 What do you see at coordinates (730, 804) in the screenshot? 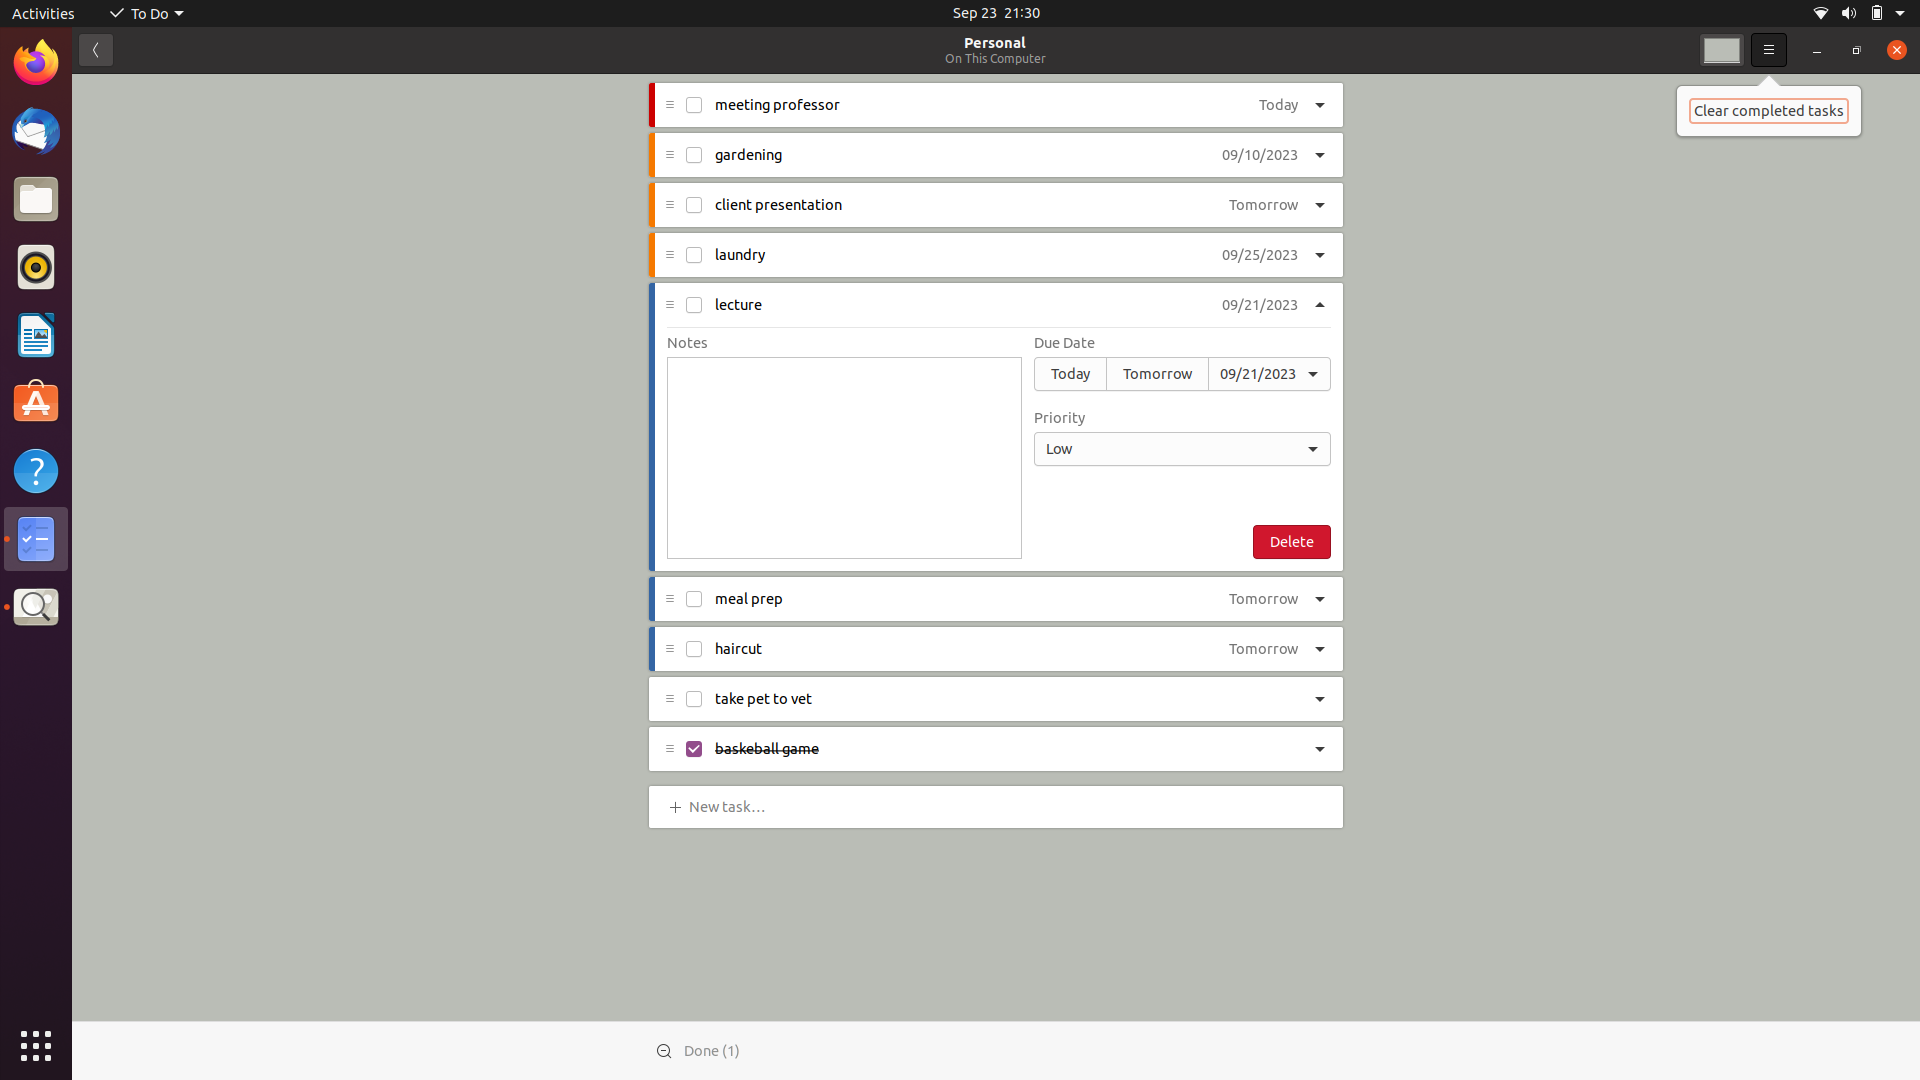
I see `Add "grocery shopping" task` at bounding box center [730, 804].